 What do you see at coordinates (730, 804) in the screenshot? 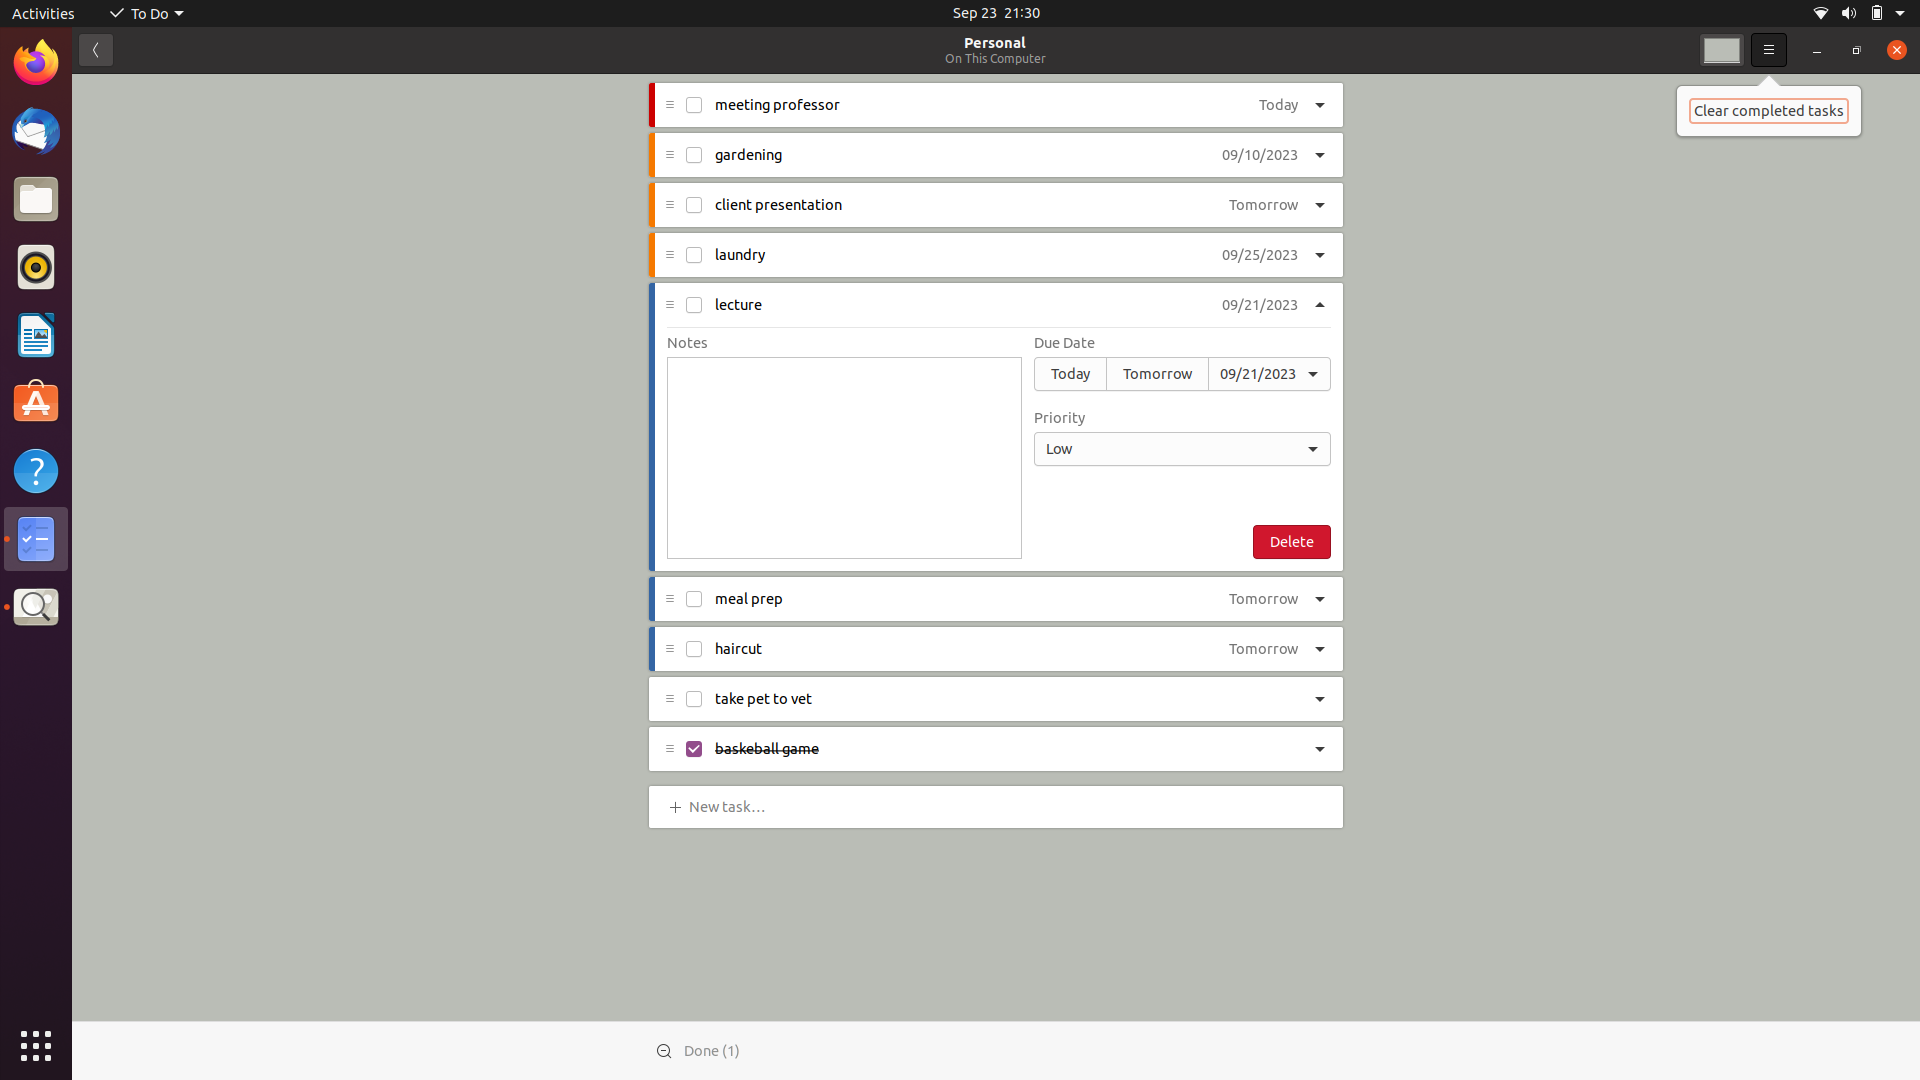
I see `Add "grocery shopping" task` at bounding box center [730, 804].